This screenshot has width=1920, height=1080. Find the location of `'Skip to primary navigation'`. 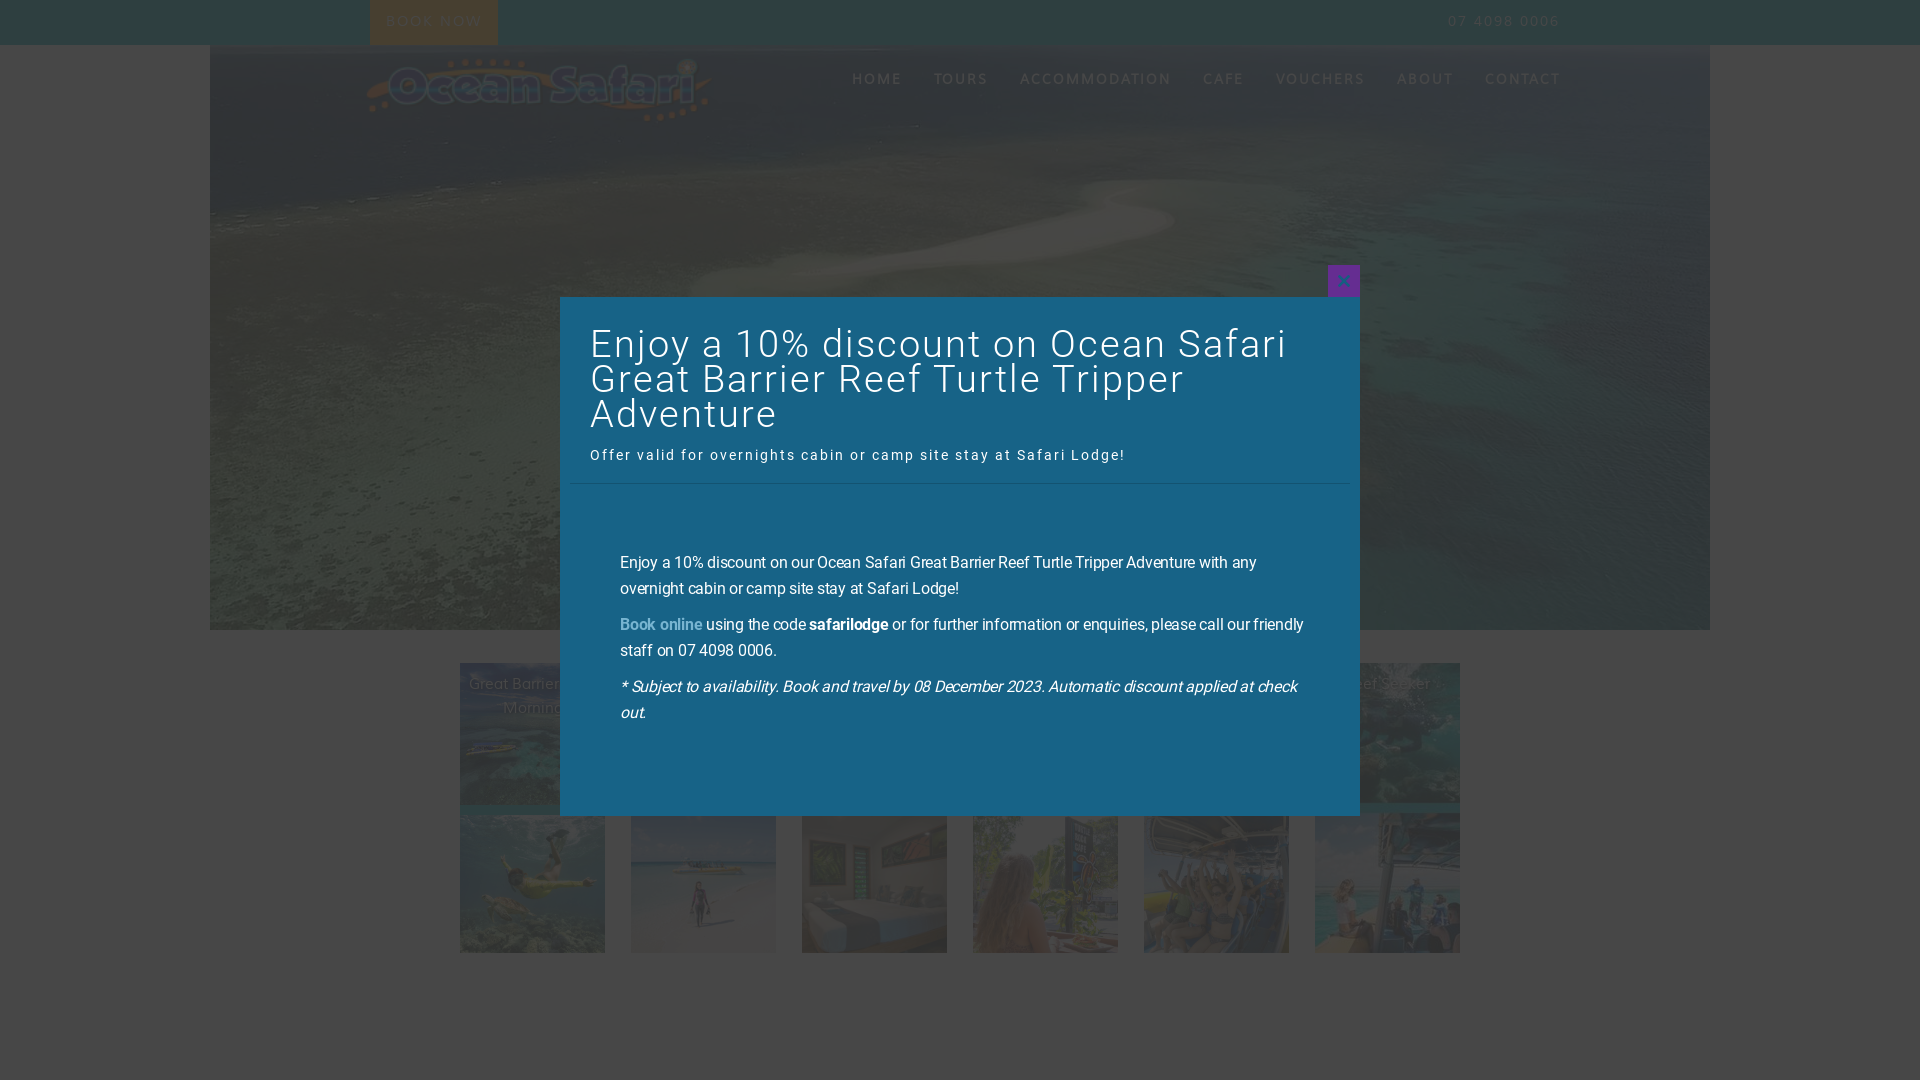

'Skip to primary navigation' is located at coordinates (0, 0).